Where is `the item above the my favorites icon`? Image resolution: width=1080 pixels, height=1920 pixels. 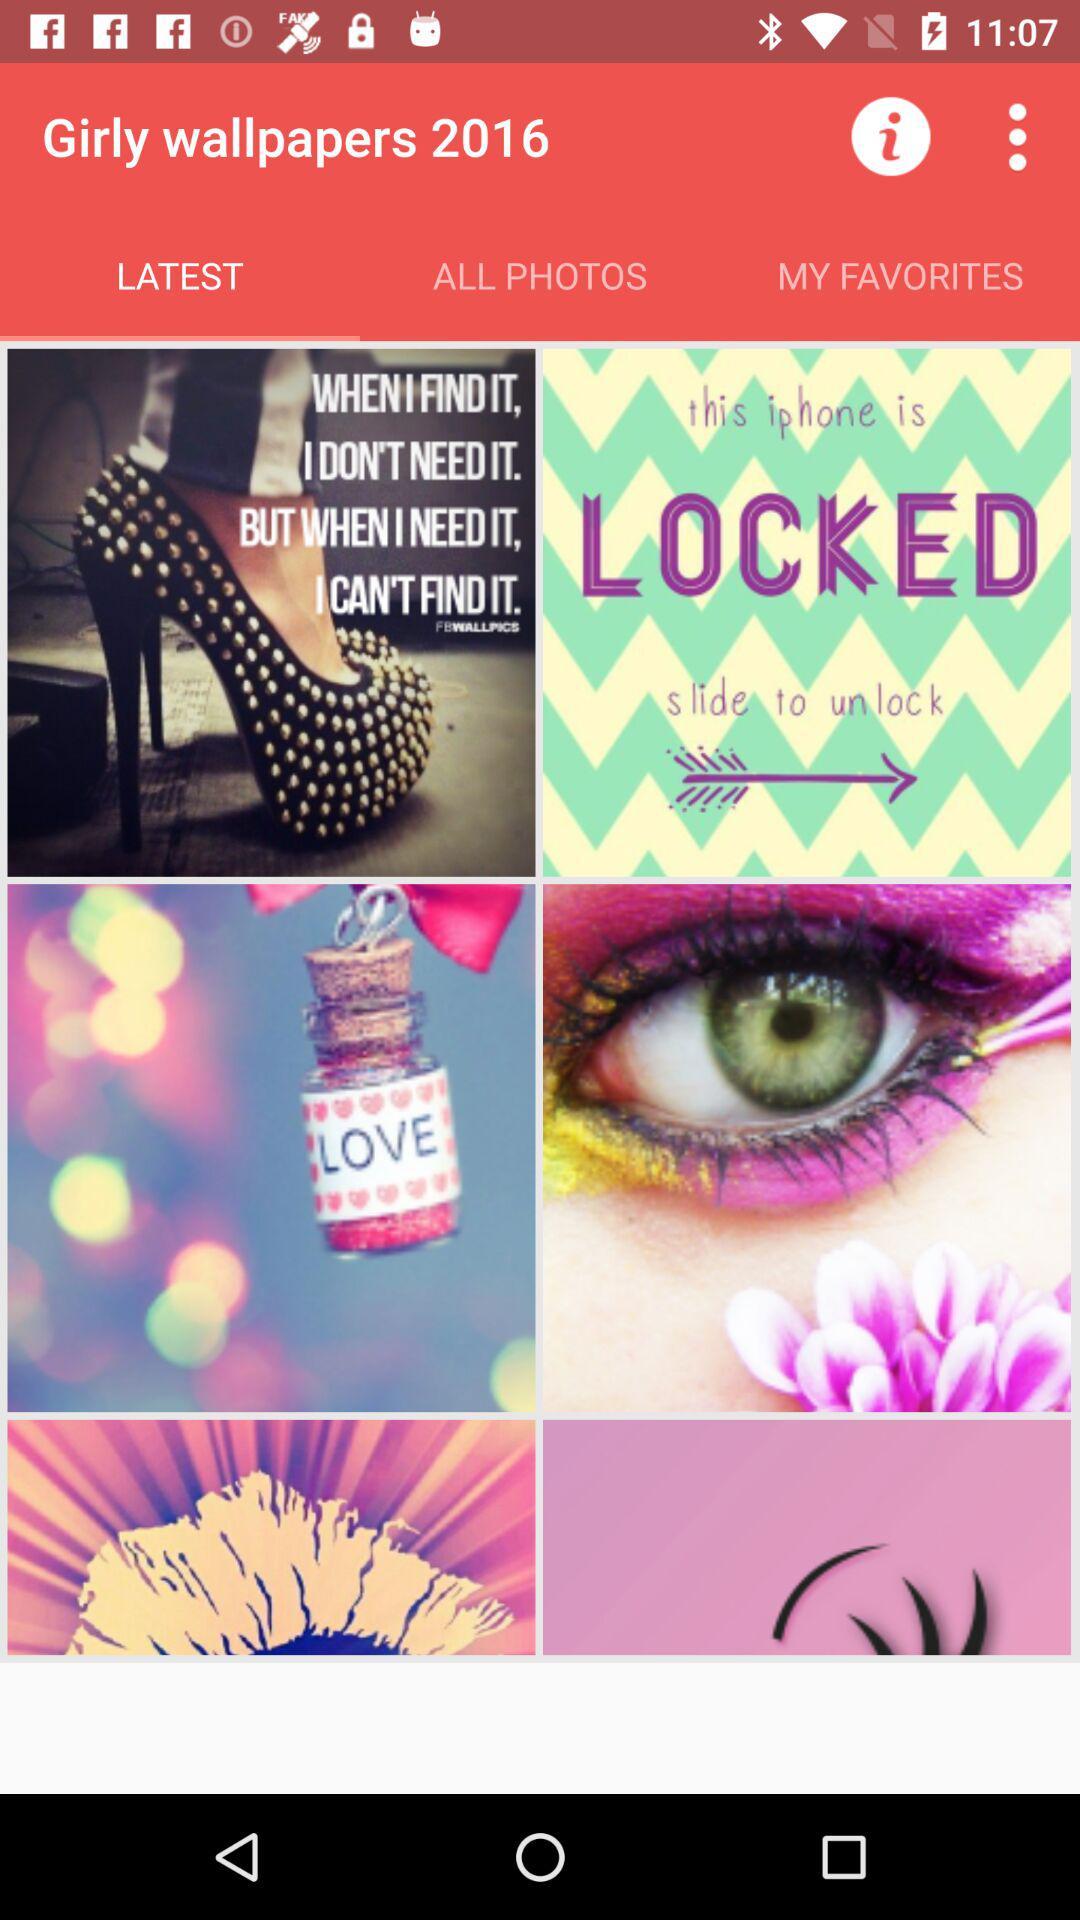 the item above the my favorites icon is located at coordinates (1017, 135).